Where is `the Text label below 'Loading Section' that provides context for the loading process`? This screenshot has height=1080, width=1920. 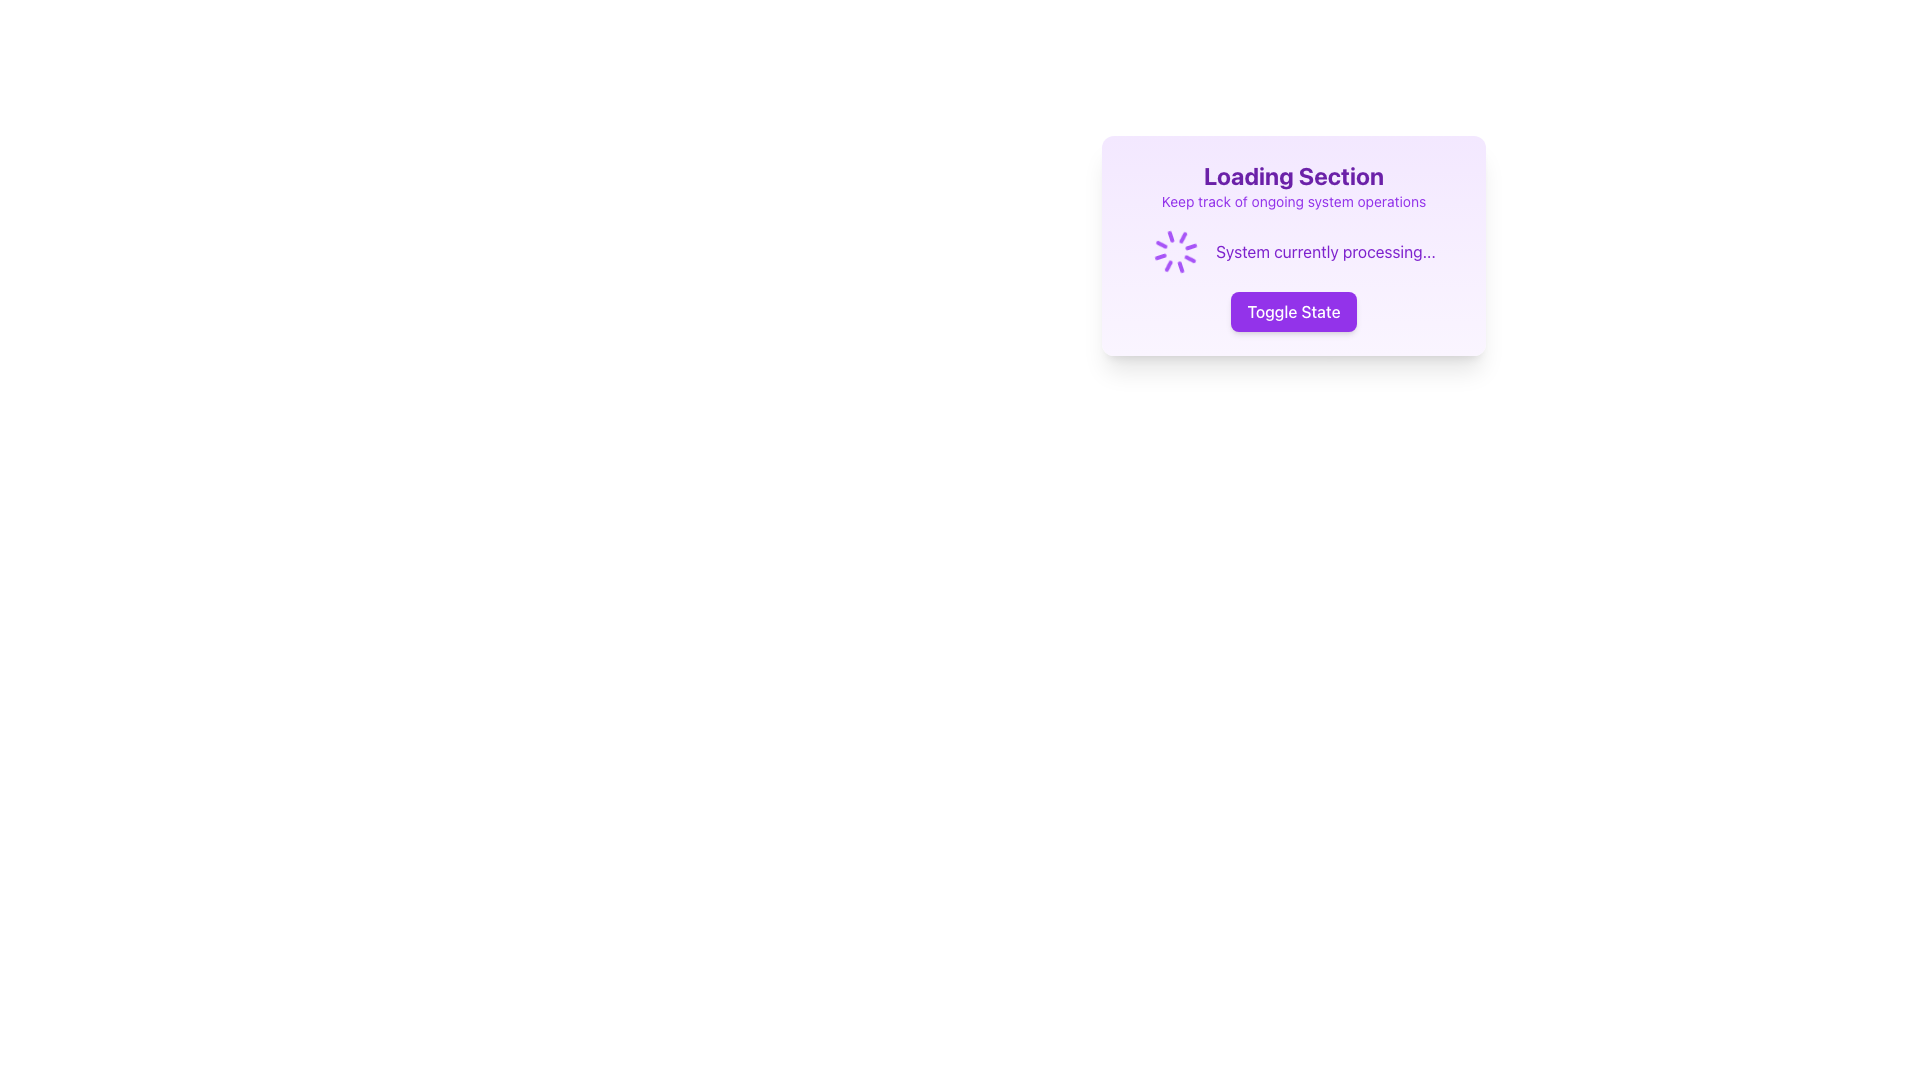 the Text label below 'Loading Section' that provides context for the loading process is located at coordinates (1294, 201).